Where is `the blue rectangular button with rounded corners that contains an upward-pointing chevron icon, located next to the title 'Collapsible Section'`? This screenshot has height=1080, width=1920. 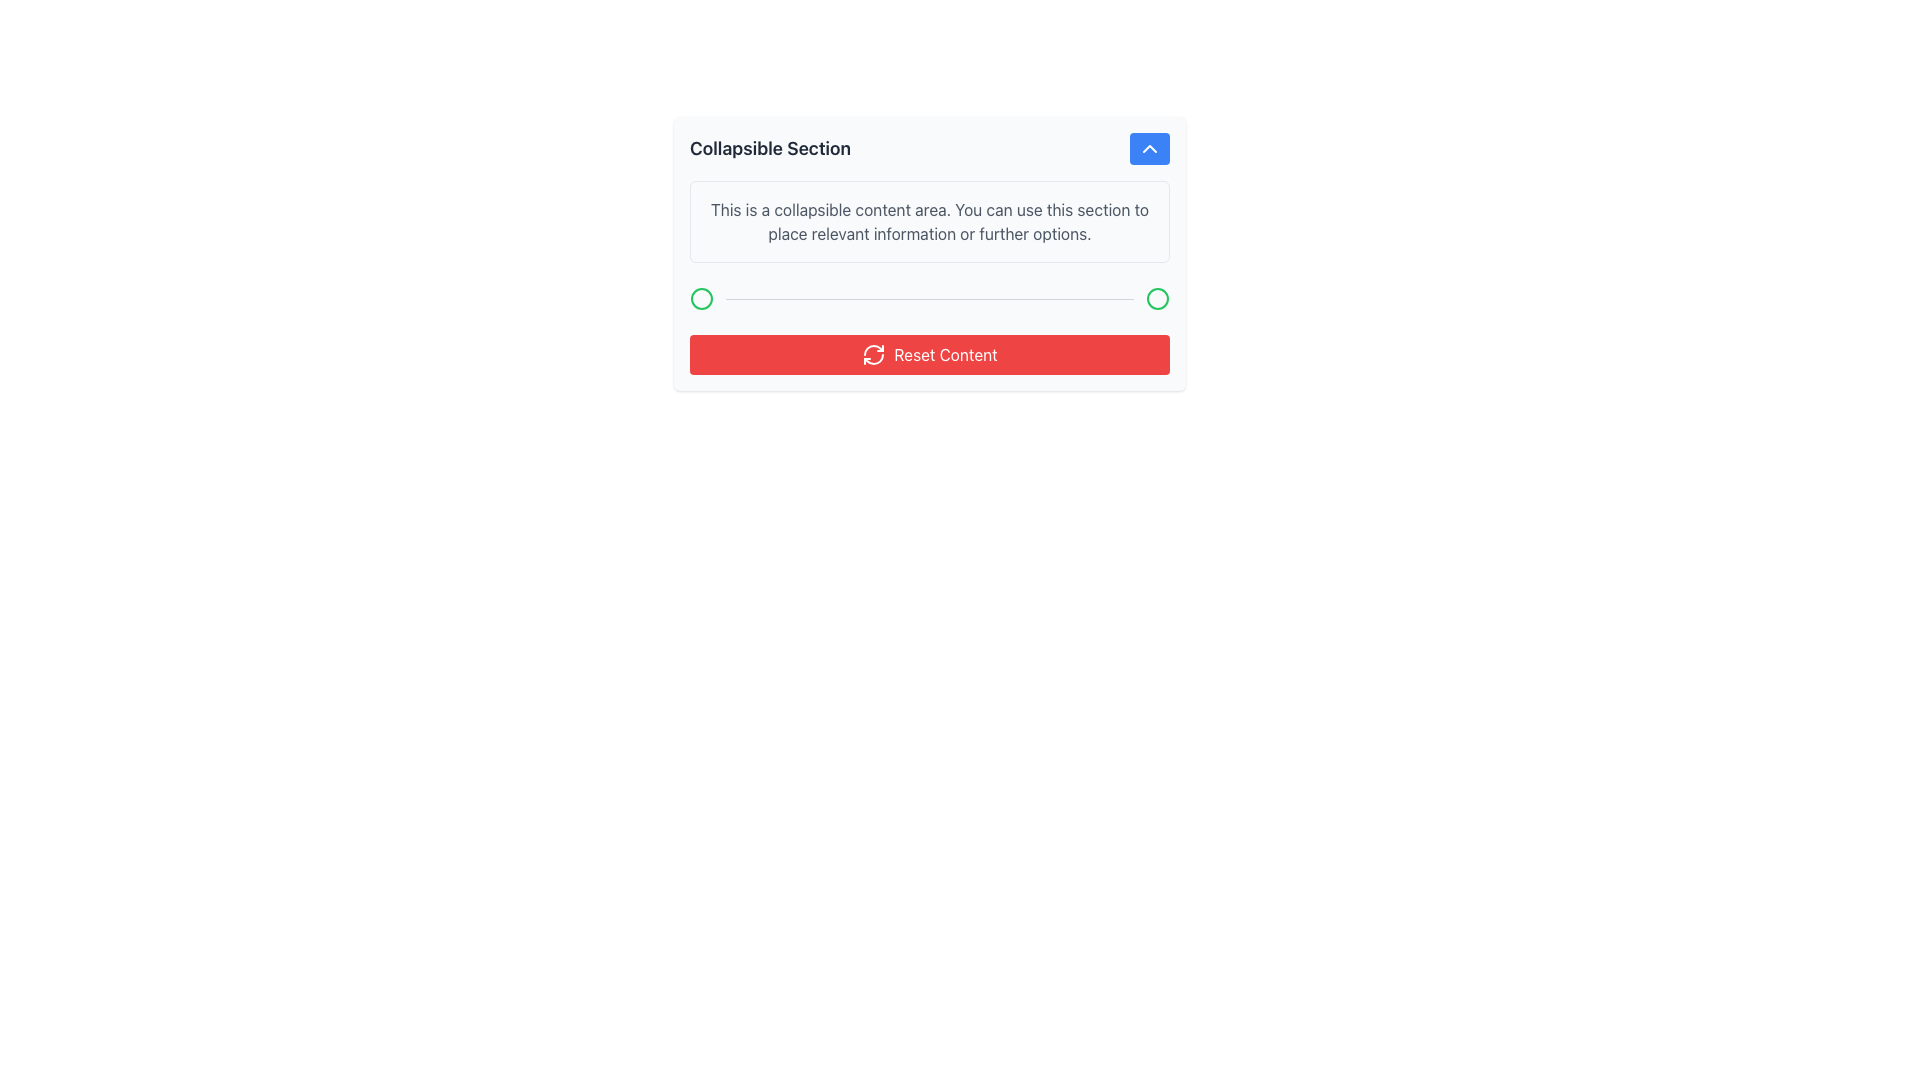 the blue rectangular button with rounded corners that contains an upward-pointing chevron icon, located next to the title 'Collapsible Section' is located at coordinates (1150, 148).